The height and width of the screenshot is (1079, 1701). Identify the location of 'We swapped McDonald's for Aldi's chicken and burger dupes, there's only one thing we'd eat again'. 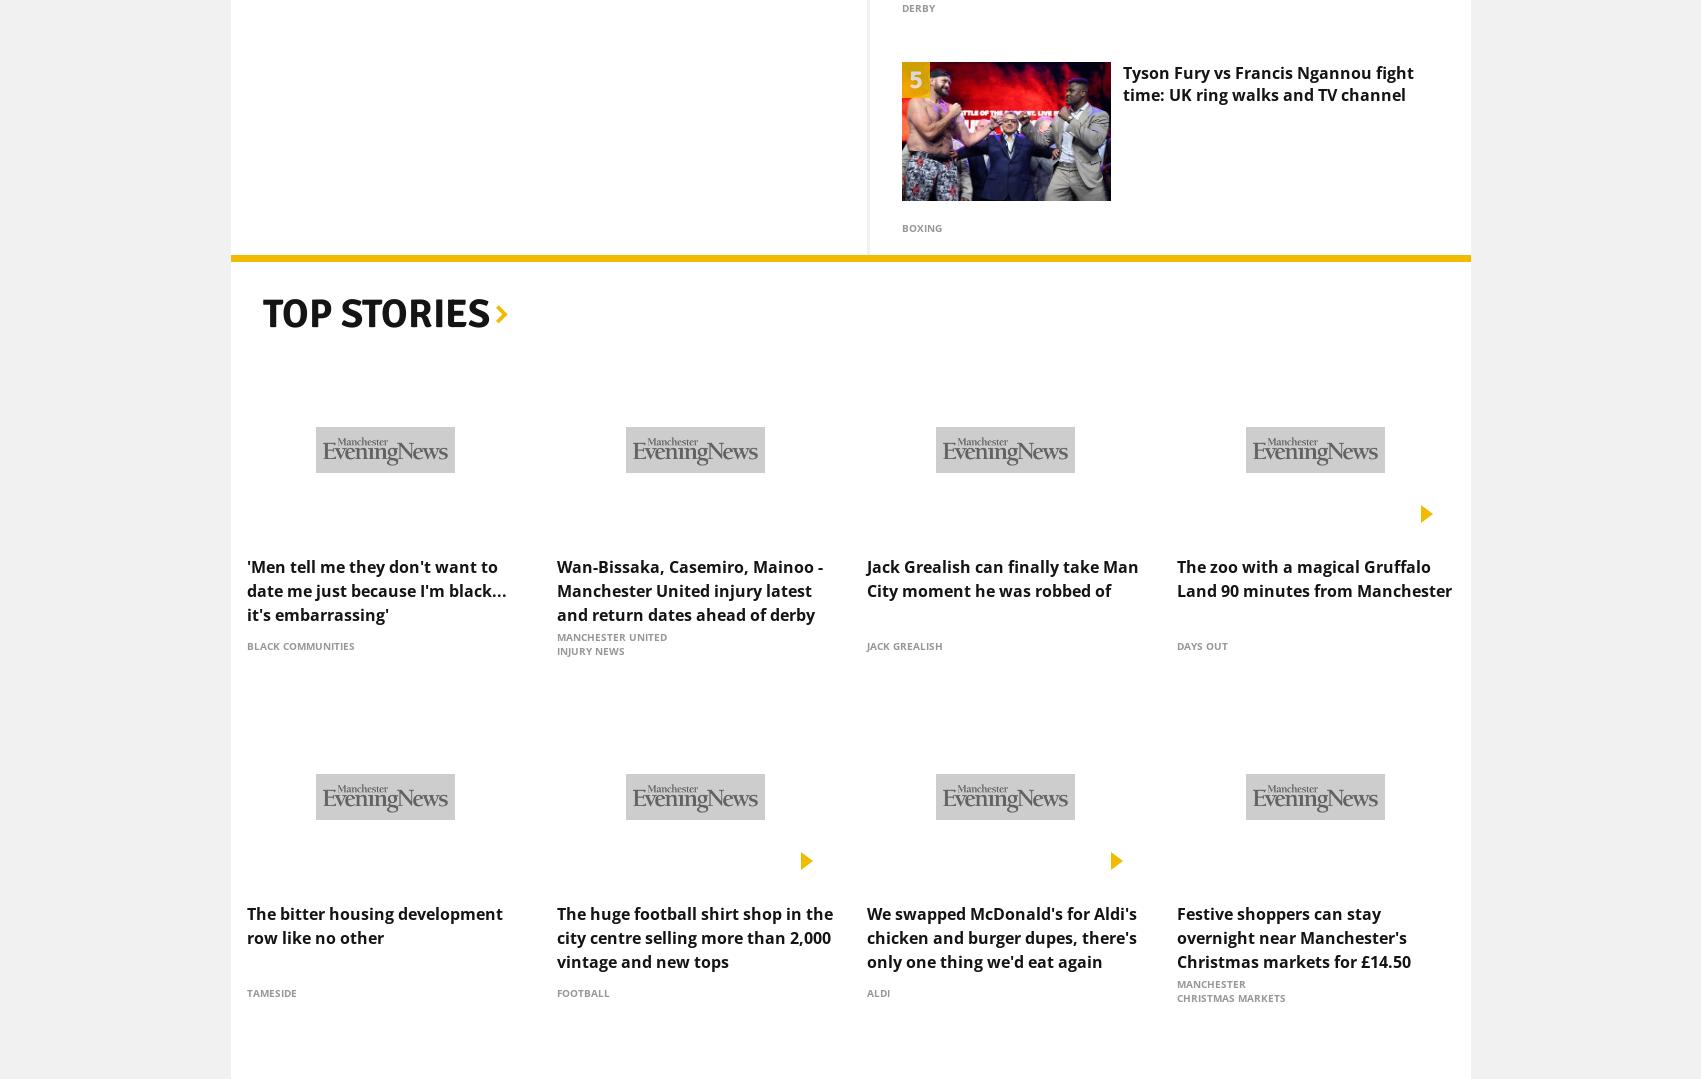
(1001, 902).